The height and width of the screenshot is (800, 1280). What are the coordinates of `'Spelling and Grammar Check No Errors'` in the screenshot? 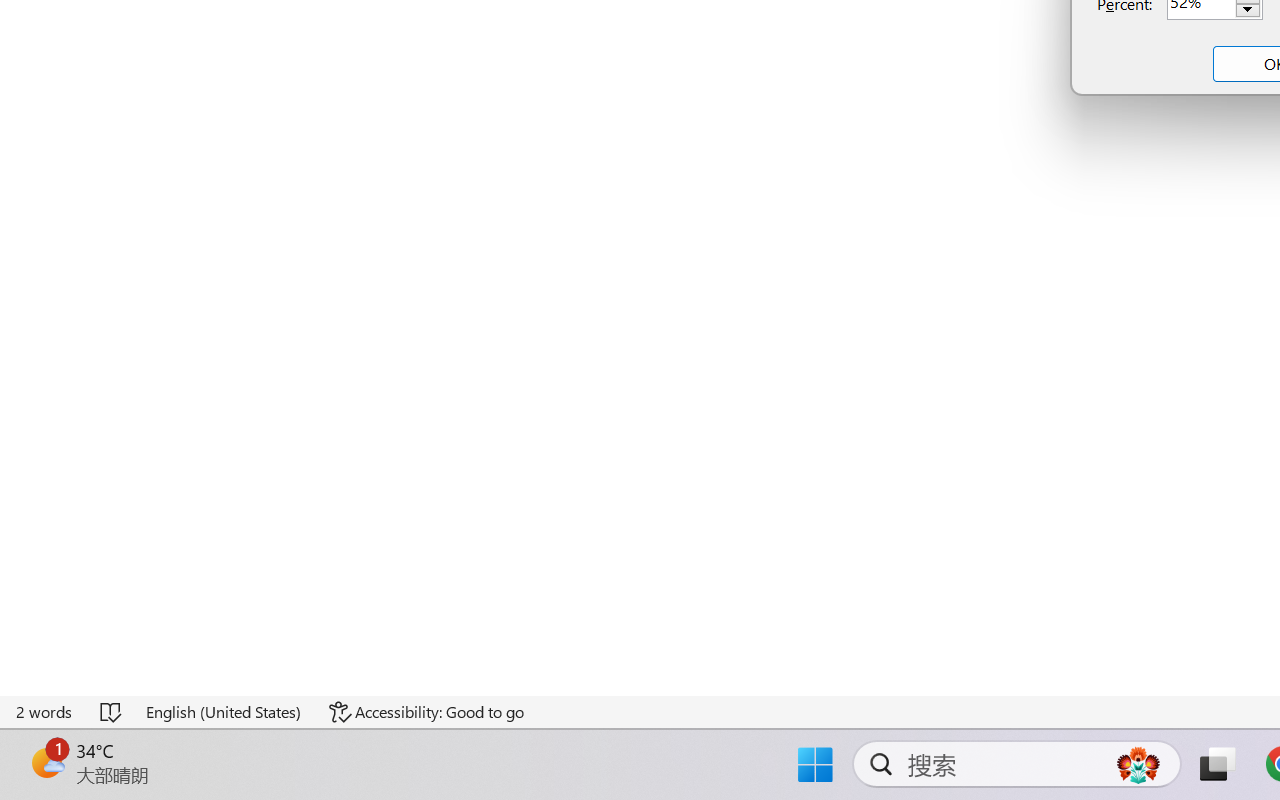 It's located at (111, 711).